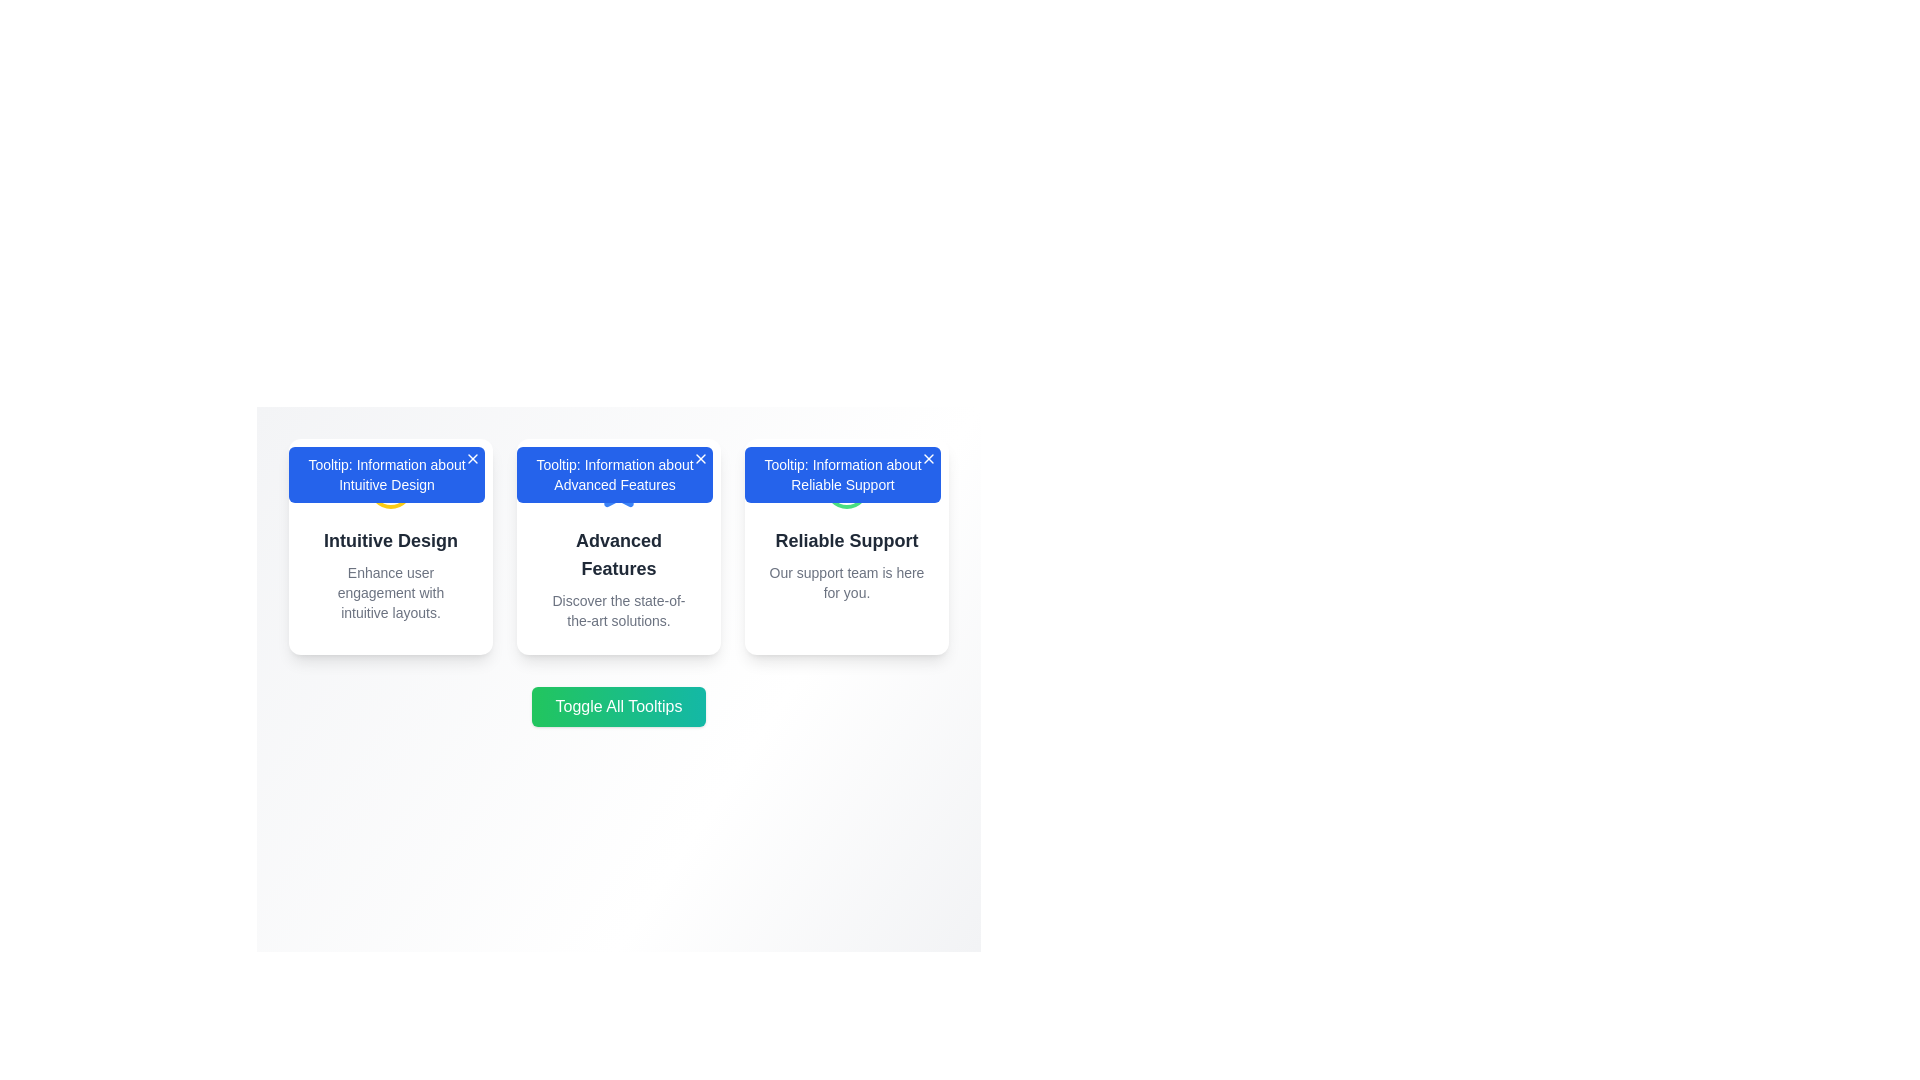 The height and width of the screenshot is (1080, 1920). What do you see at coordinates (846, 582) in the screenshot?
I see `text displayed in light gray color that says 'Our support team is here for you.' which is located at the center of the card titled 'Reliable Support'` at bounding box center [846, 582].